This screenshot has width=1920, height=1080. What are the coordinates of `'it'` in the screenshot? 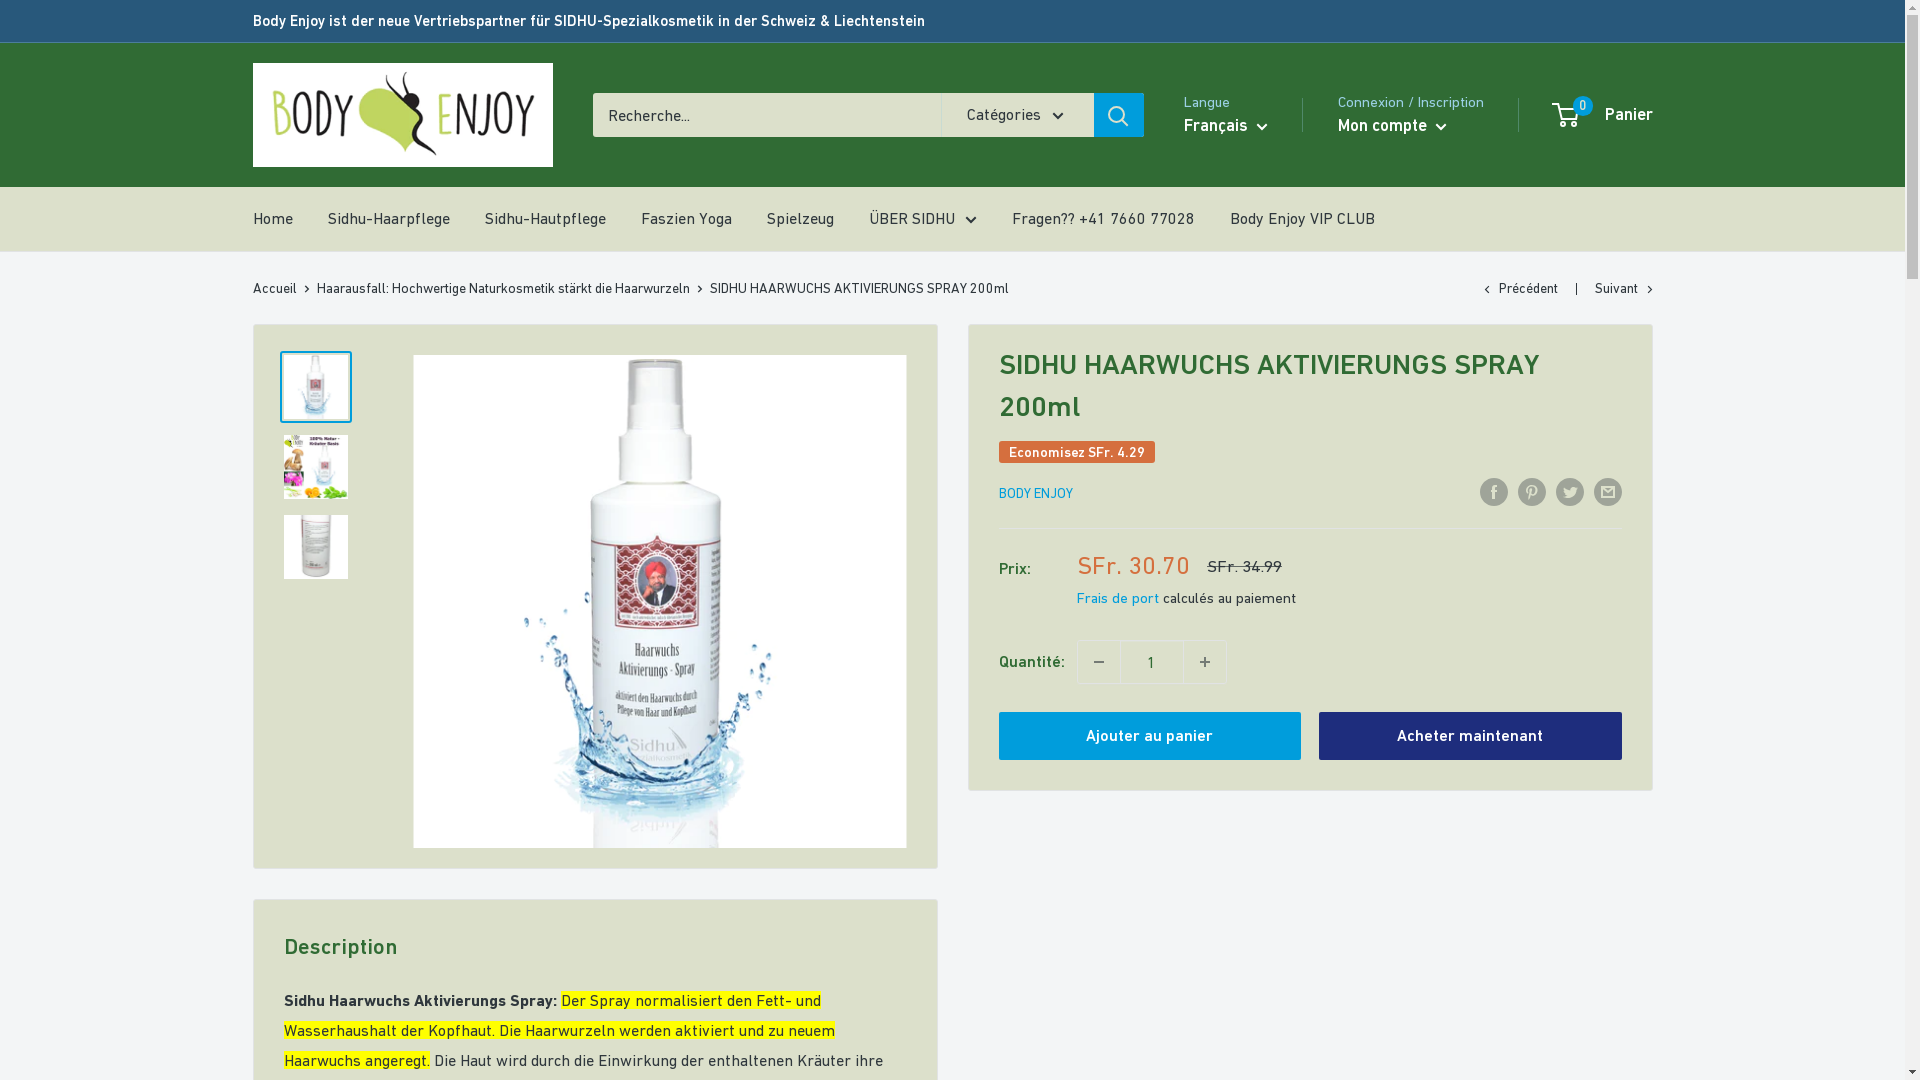 It's located at (1242, 242).